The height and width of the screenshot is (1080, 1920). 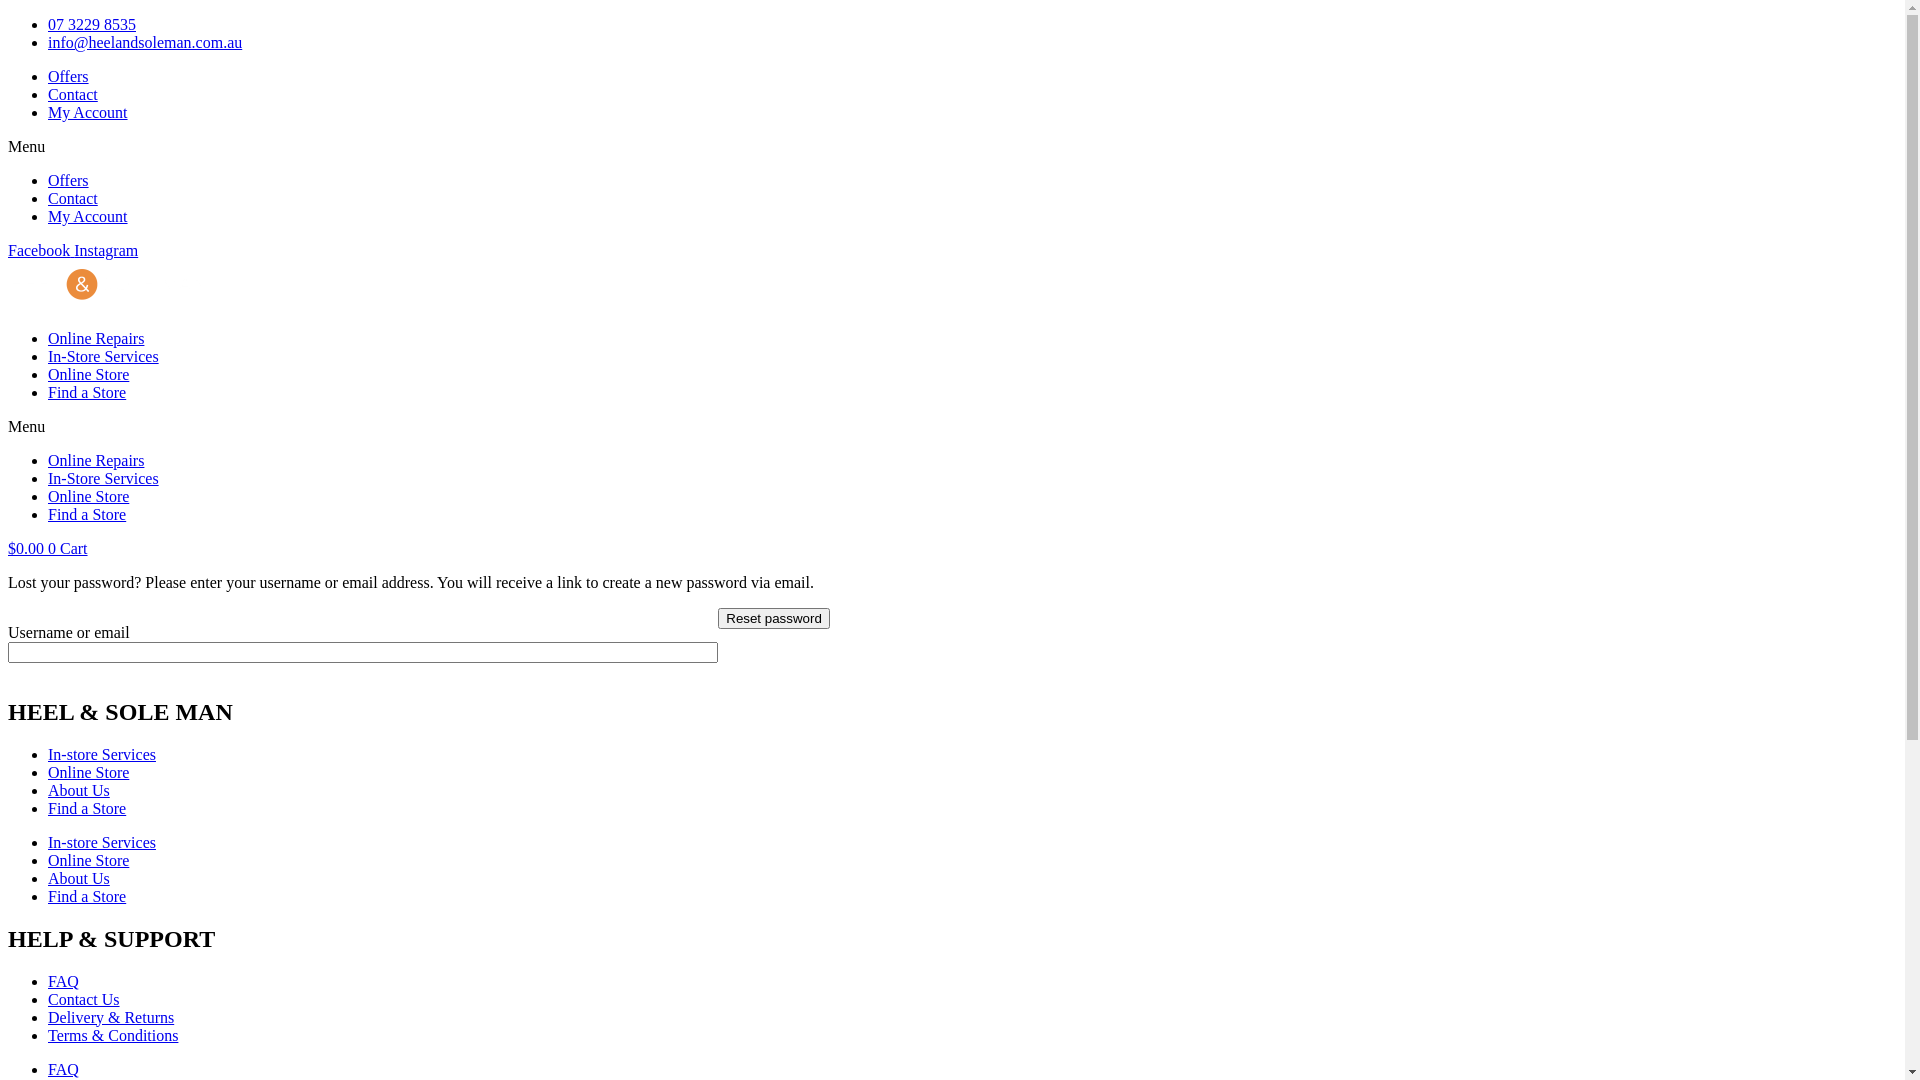 I want to click on 'Find a Store', so click(x=48, y=895).